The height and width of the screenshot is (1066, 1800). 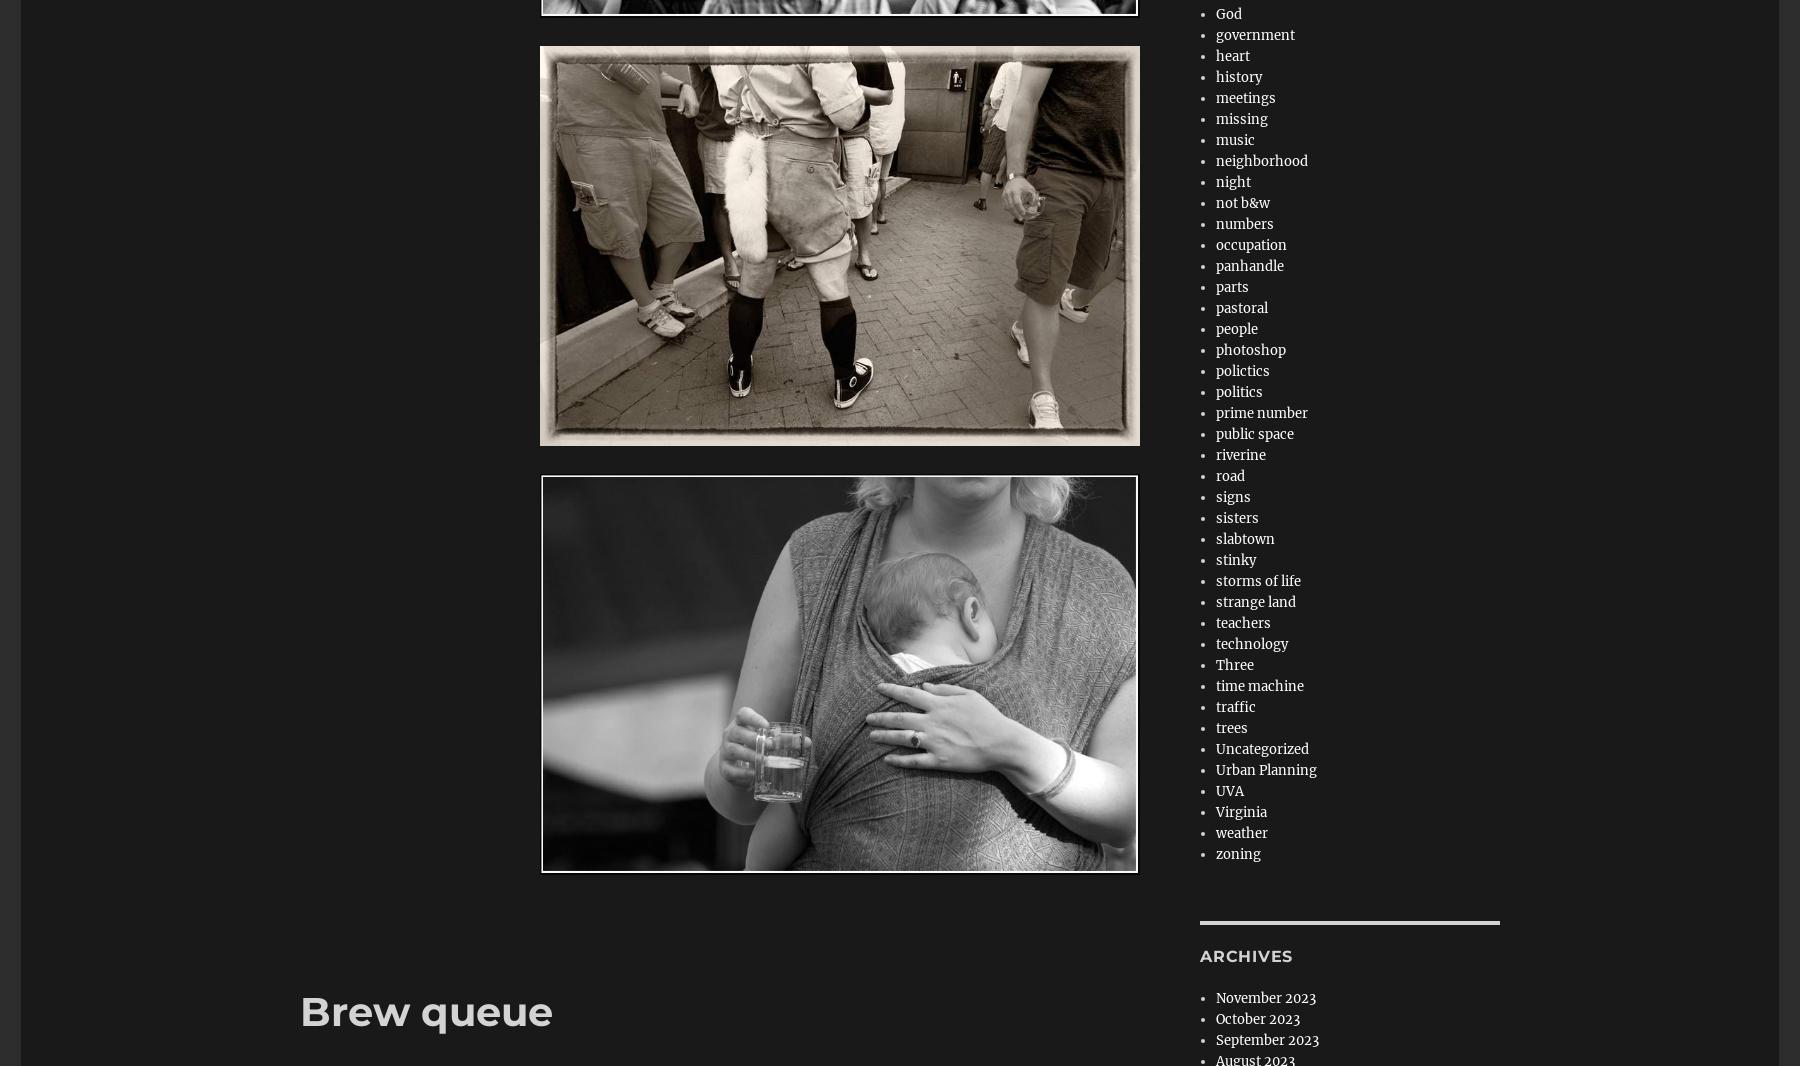 What do you see at coordinates (1252, 643) in the screenshot?
I see `'technology'` at bounding box center [1252, 643].